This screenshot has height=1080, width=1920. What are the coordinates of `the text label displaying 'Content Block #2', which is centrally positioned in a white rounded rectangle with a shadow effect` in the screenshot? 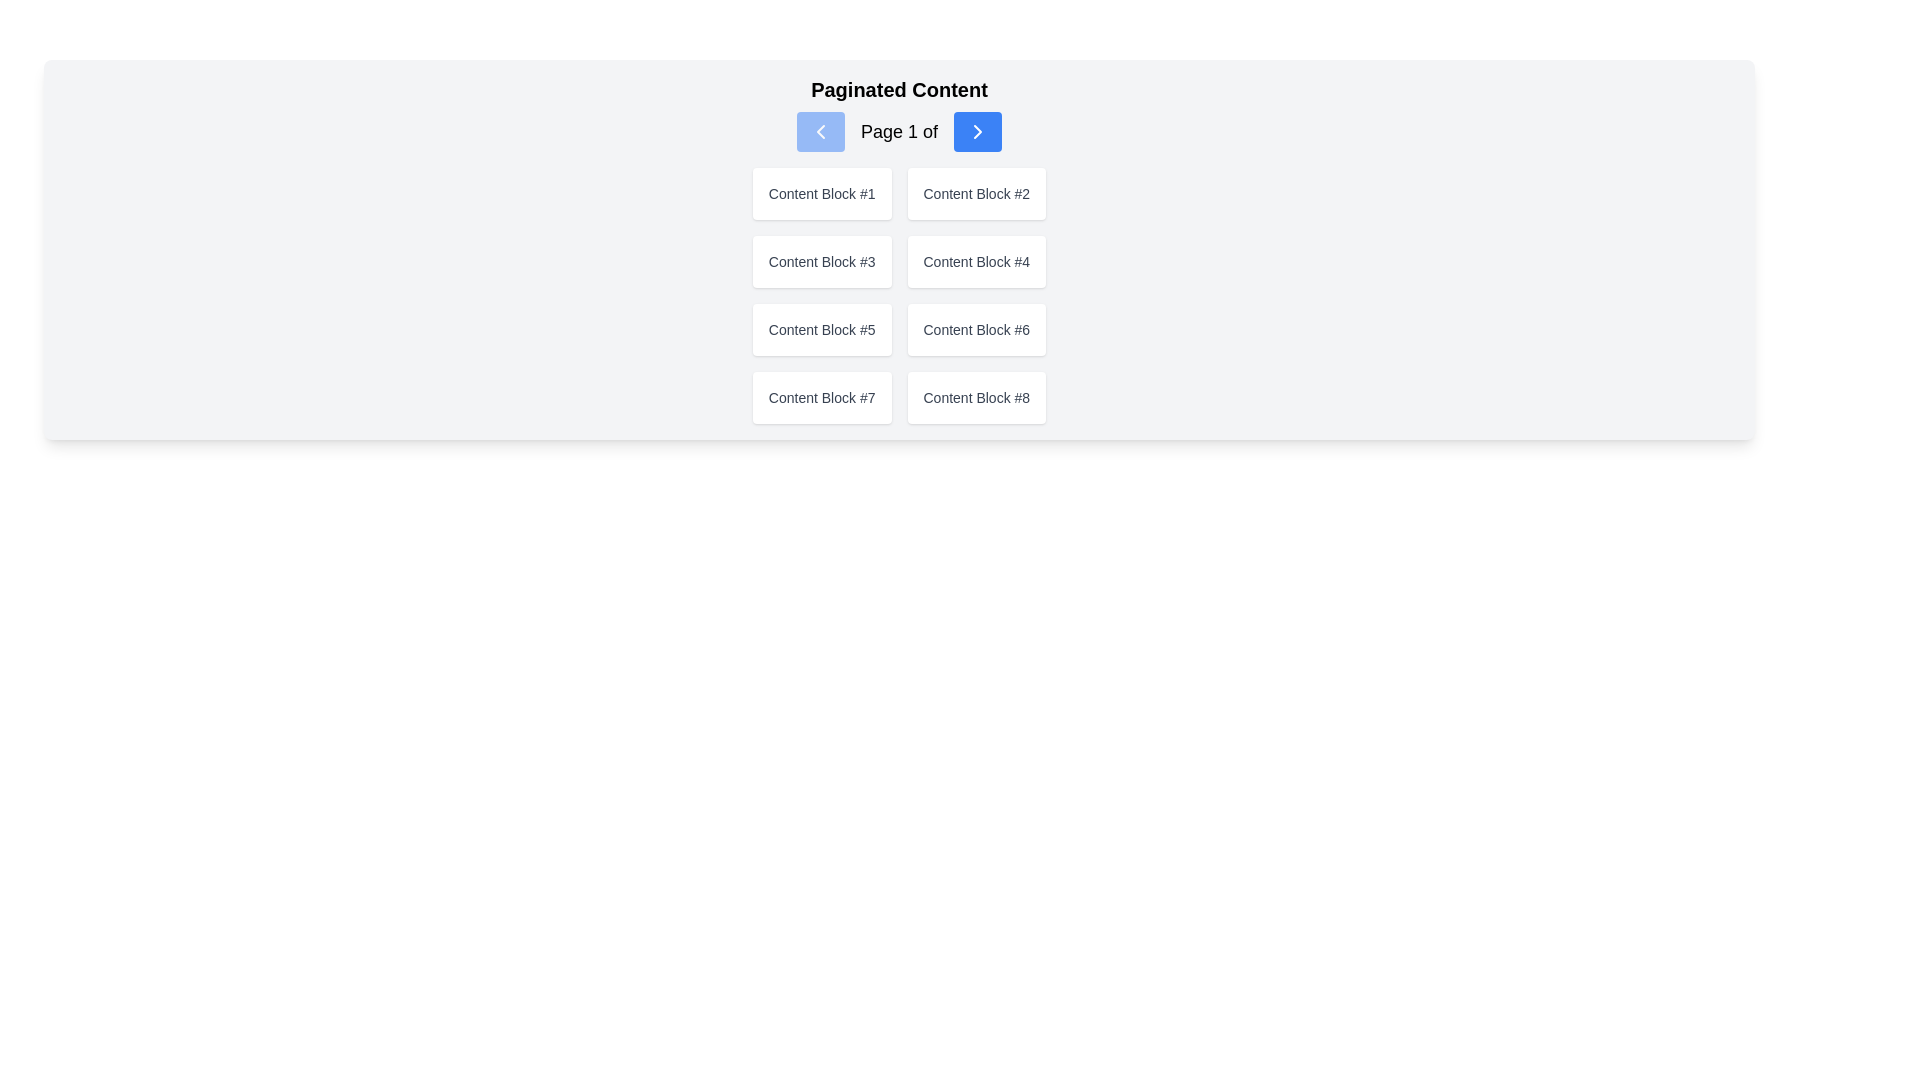 It's located at (976, 193).